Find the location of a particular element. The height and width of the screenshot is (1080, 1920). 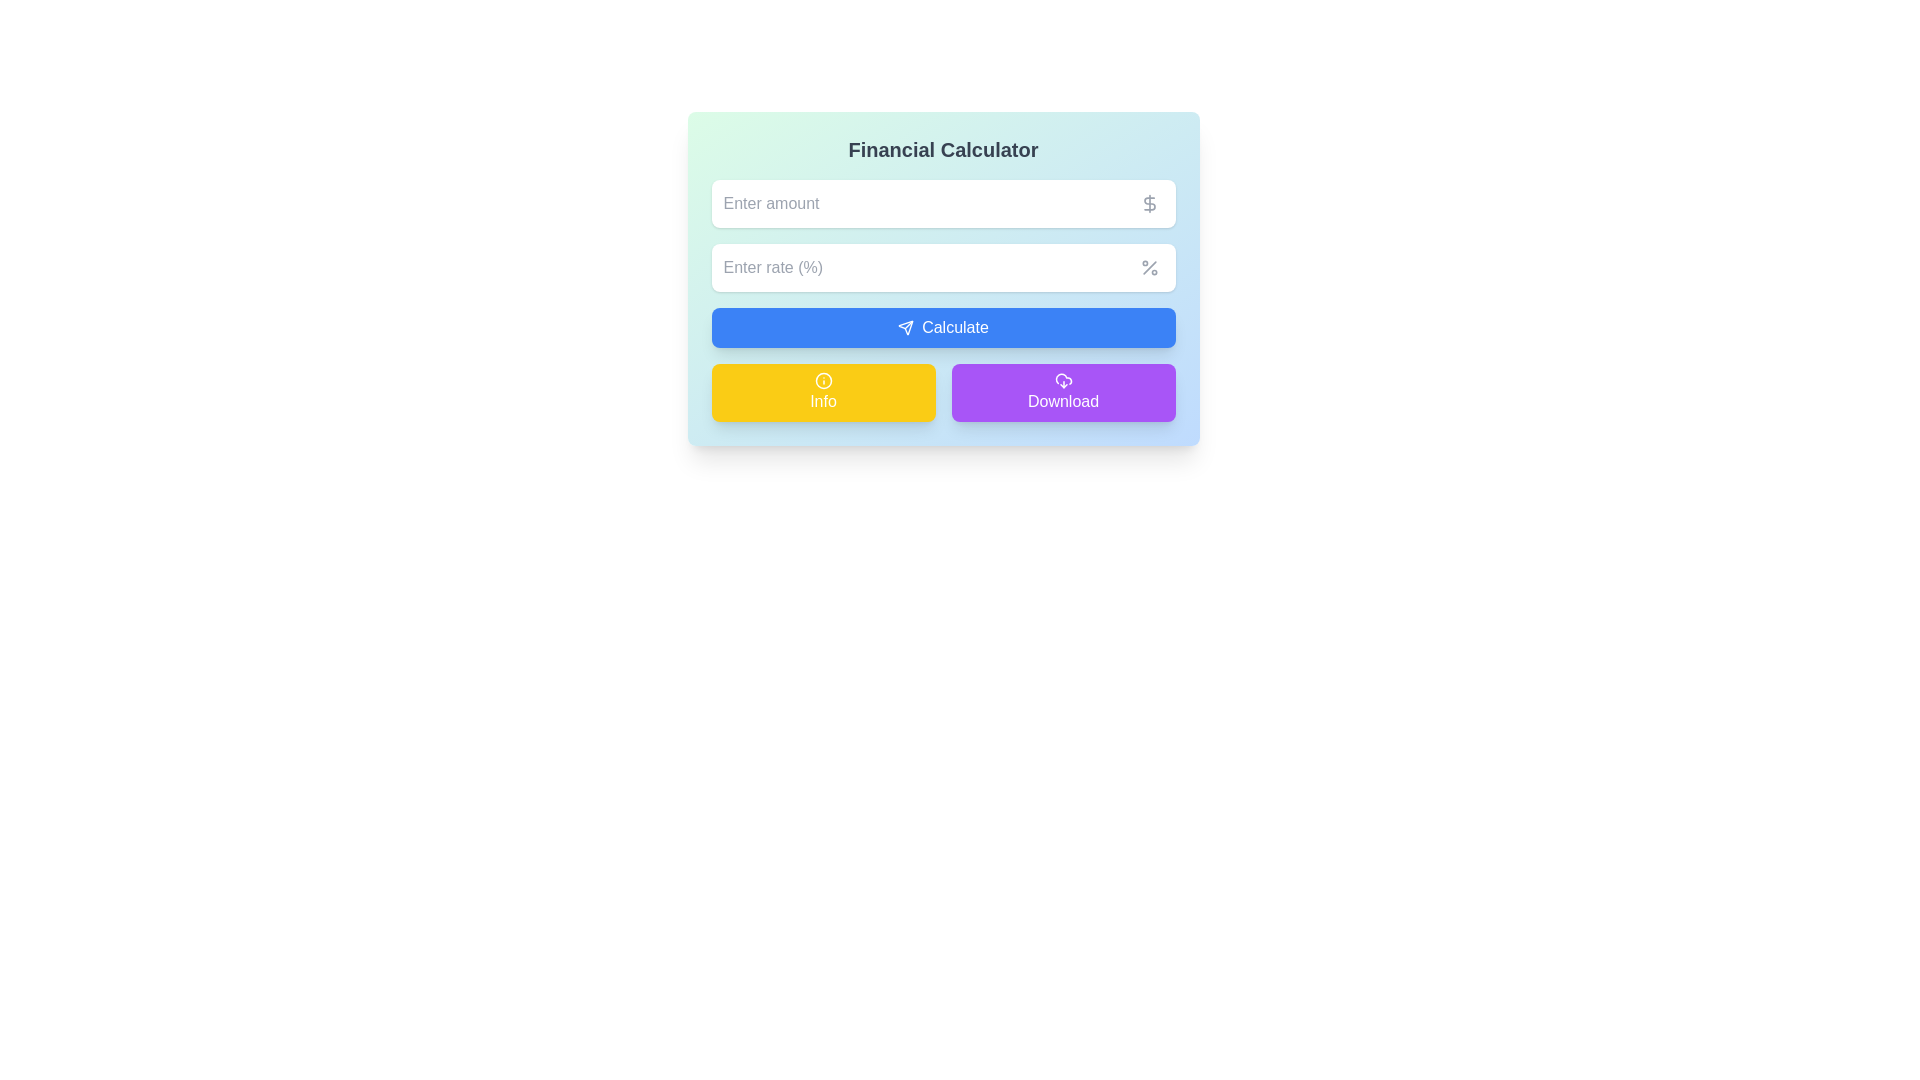

the cursor across the text within the Text input field located below the 'Financial Calculator' title is located at coordinates (942, 204).